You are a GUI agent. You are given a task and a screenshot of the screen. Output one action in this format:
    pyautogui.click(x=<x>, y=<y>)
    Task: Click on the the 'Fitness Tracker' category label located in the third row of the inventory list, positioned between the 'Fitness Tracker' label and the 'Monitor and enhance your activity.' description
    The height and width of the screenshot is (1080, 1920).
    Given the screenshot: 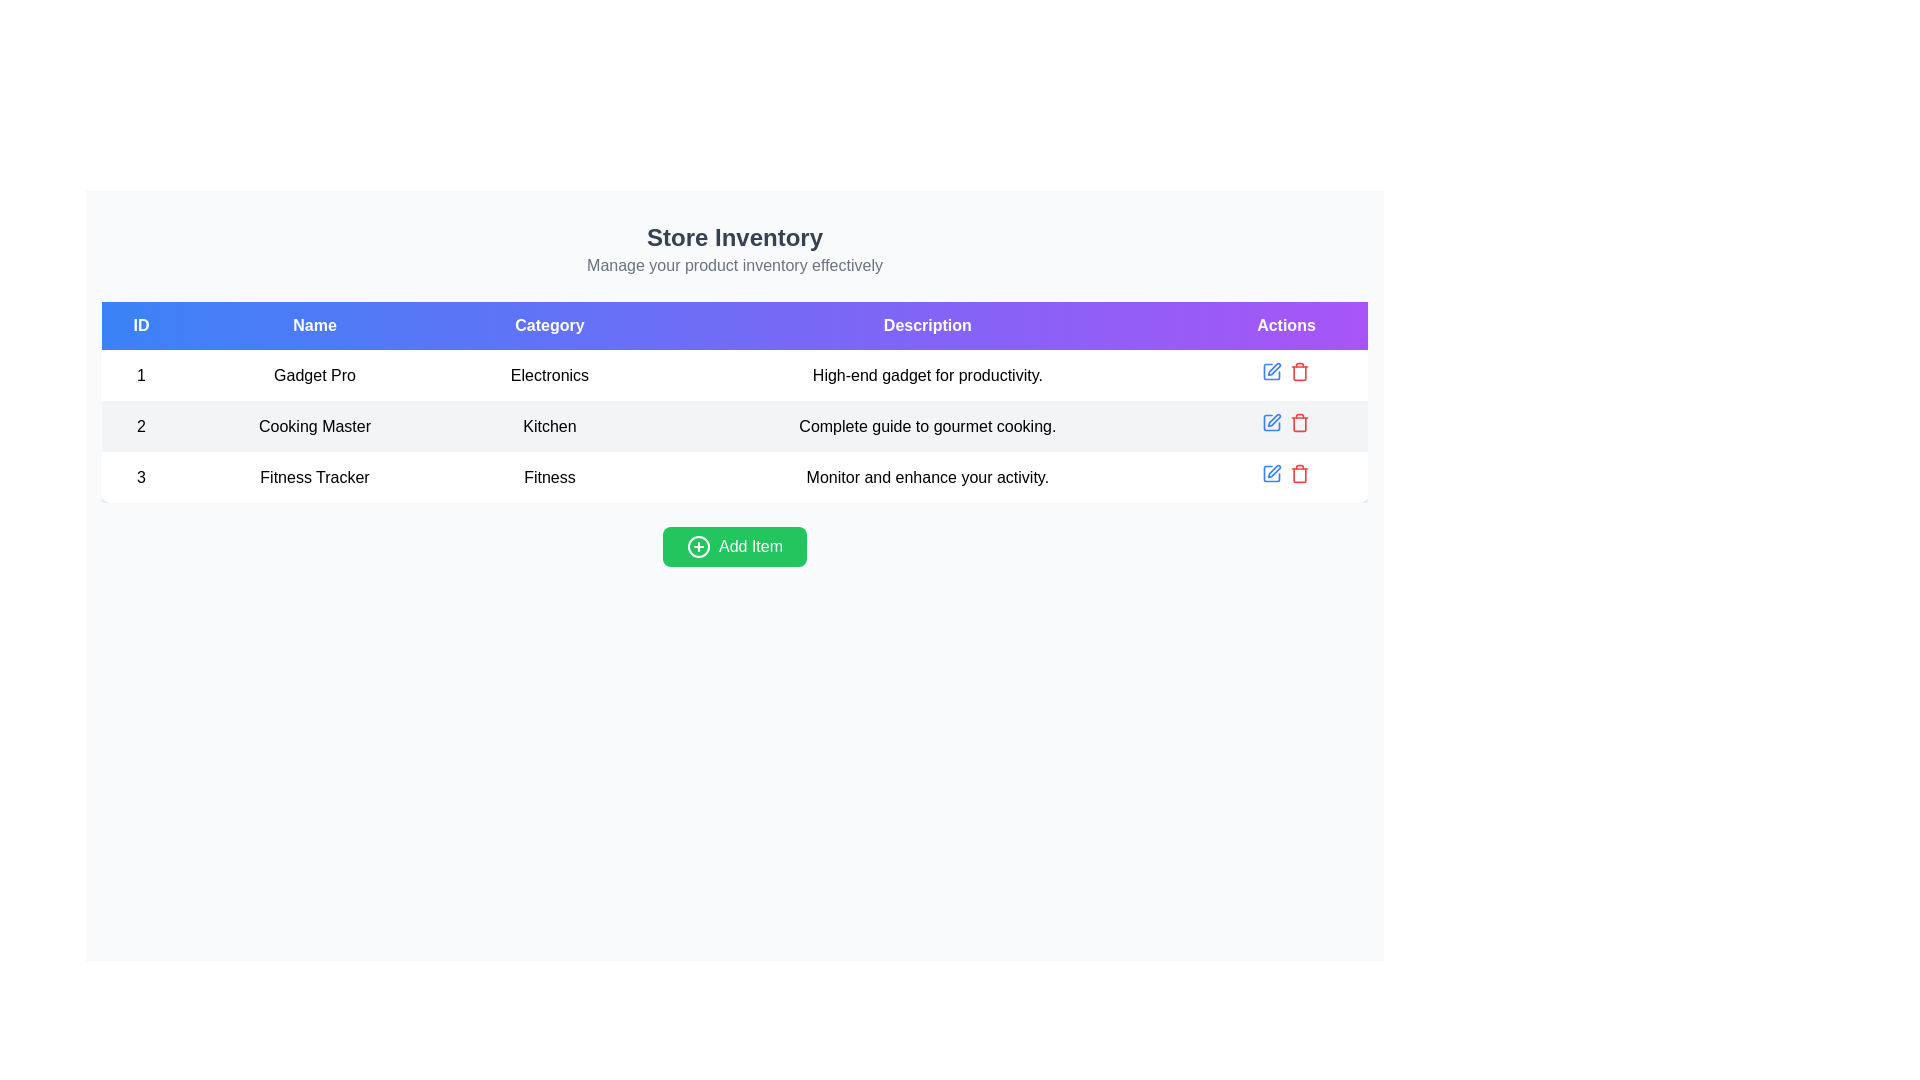 What is the action you would take?
    pyautogui.click(x=549, y=477)
    